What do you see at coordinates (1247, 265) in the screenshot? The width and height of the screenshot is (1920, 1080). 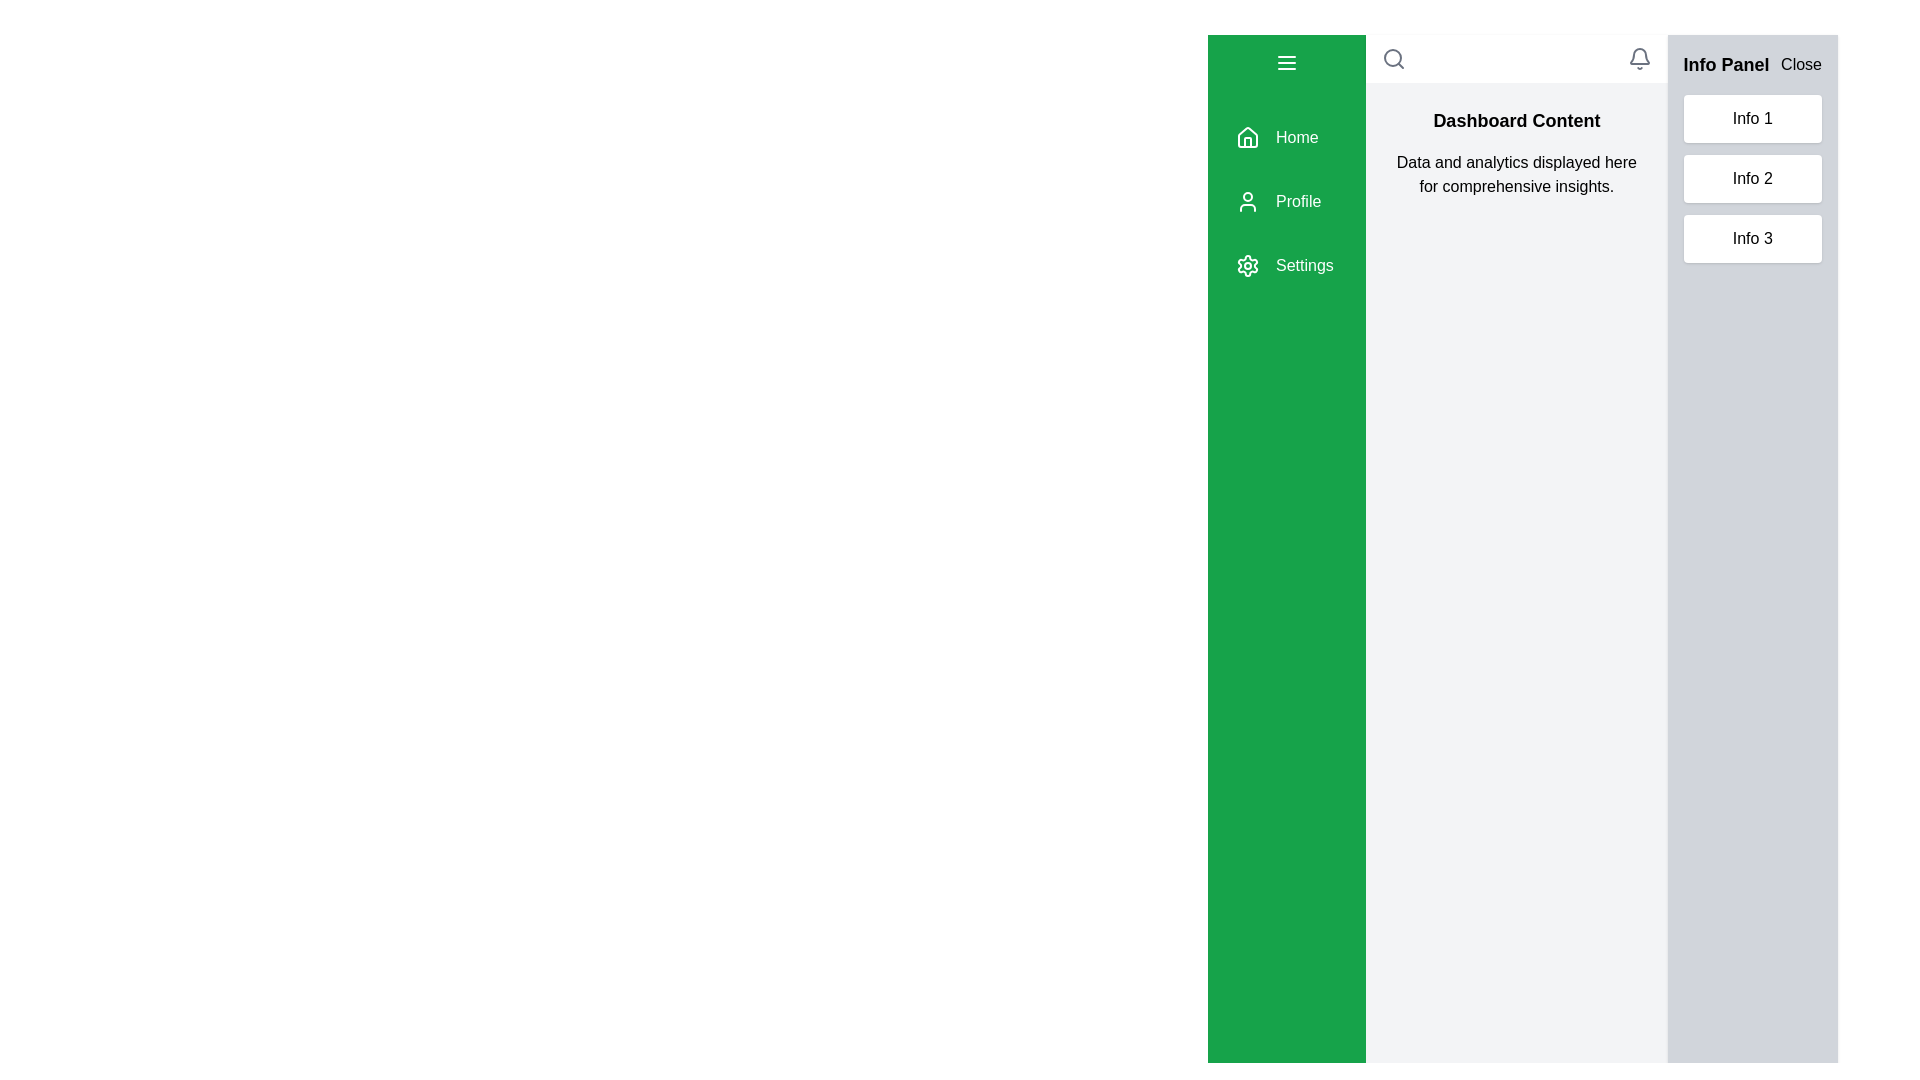 I see `the settings icon located in the green vertical sidebar menu, positioned below the 'Profile' icon` at bounding box center [1247, 265].